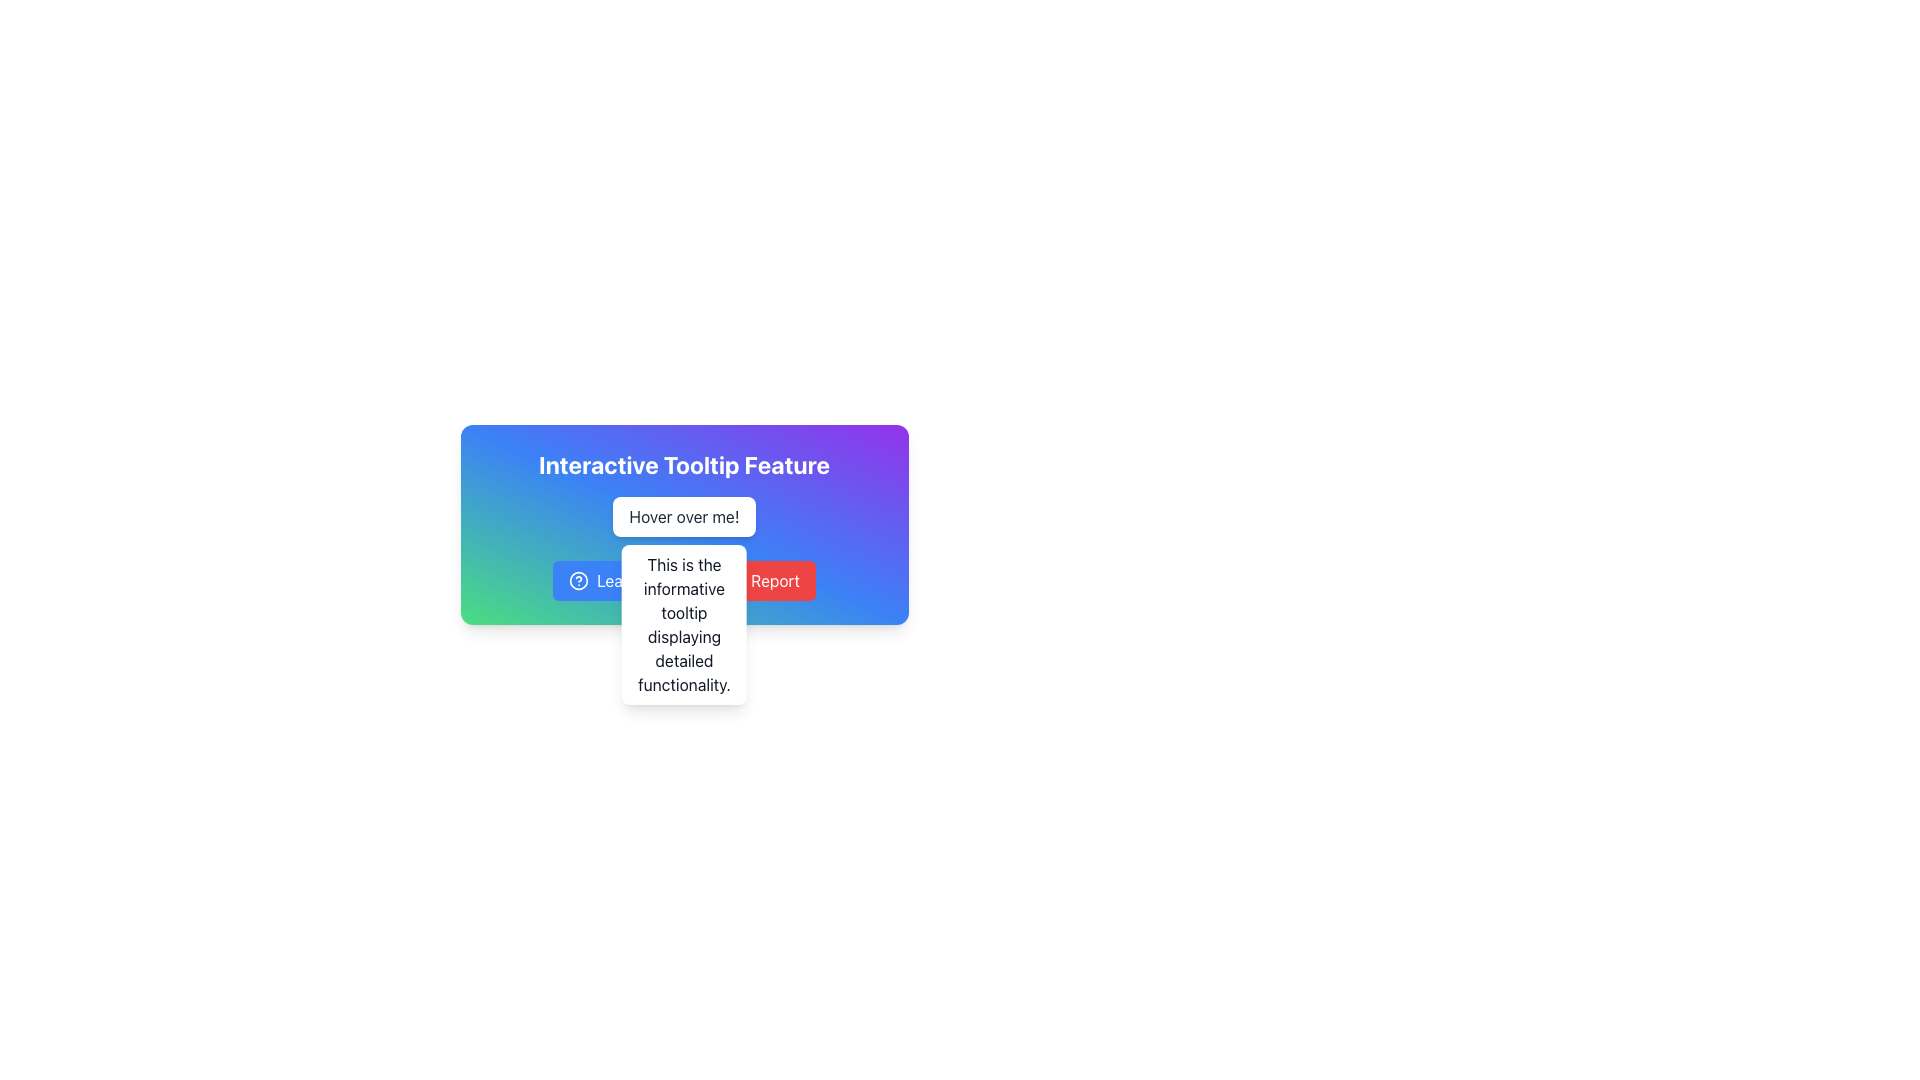 This screenshot has height=1080, width=1920. I want to click on the first button located to the left of the 'Report' button under the 'Interactive Tooltip Feature' header to potentially reveal more options or a tooltip, so click(623, 581).